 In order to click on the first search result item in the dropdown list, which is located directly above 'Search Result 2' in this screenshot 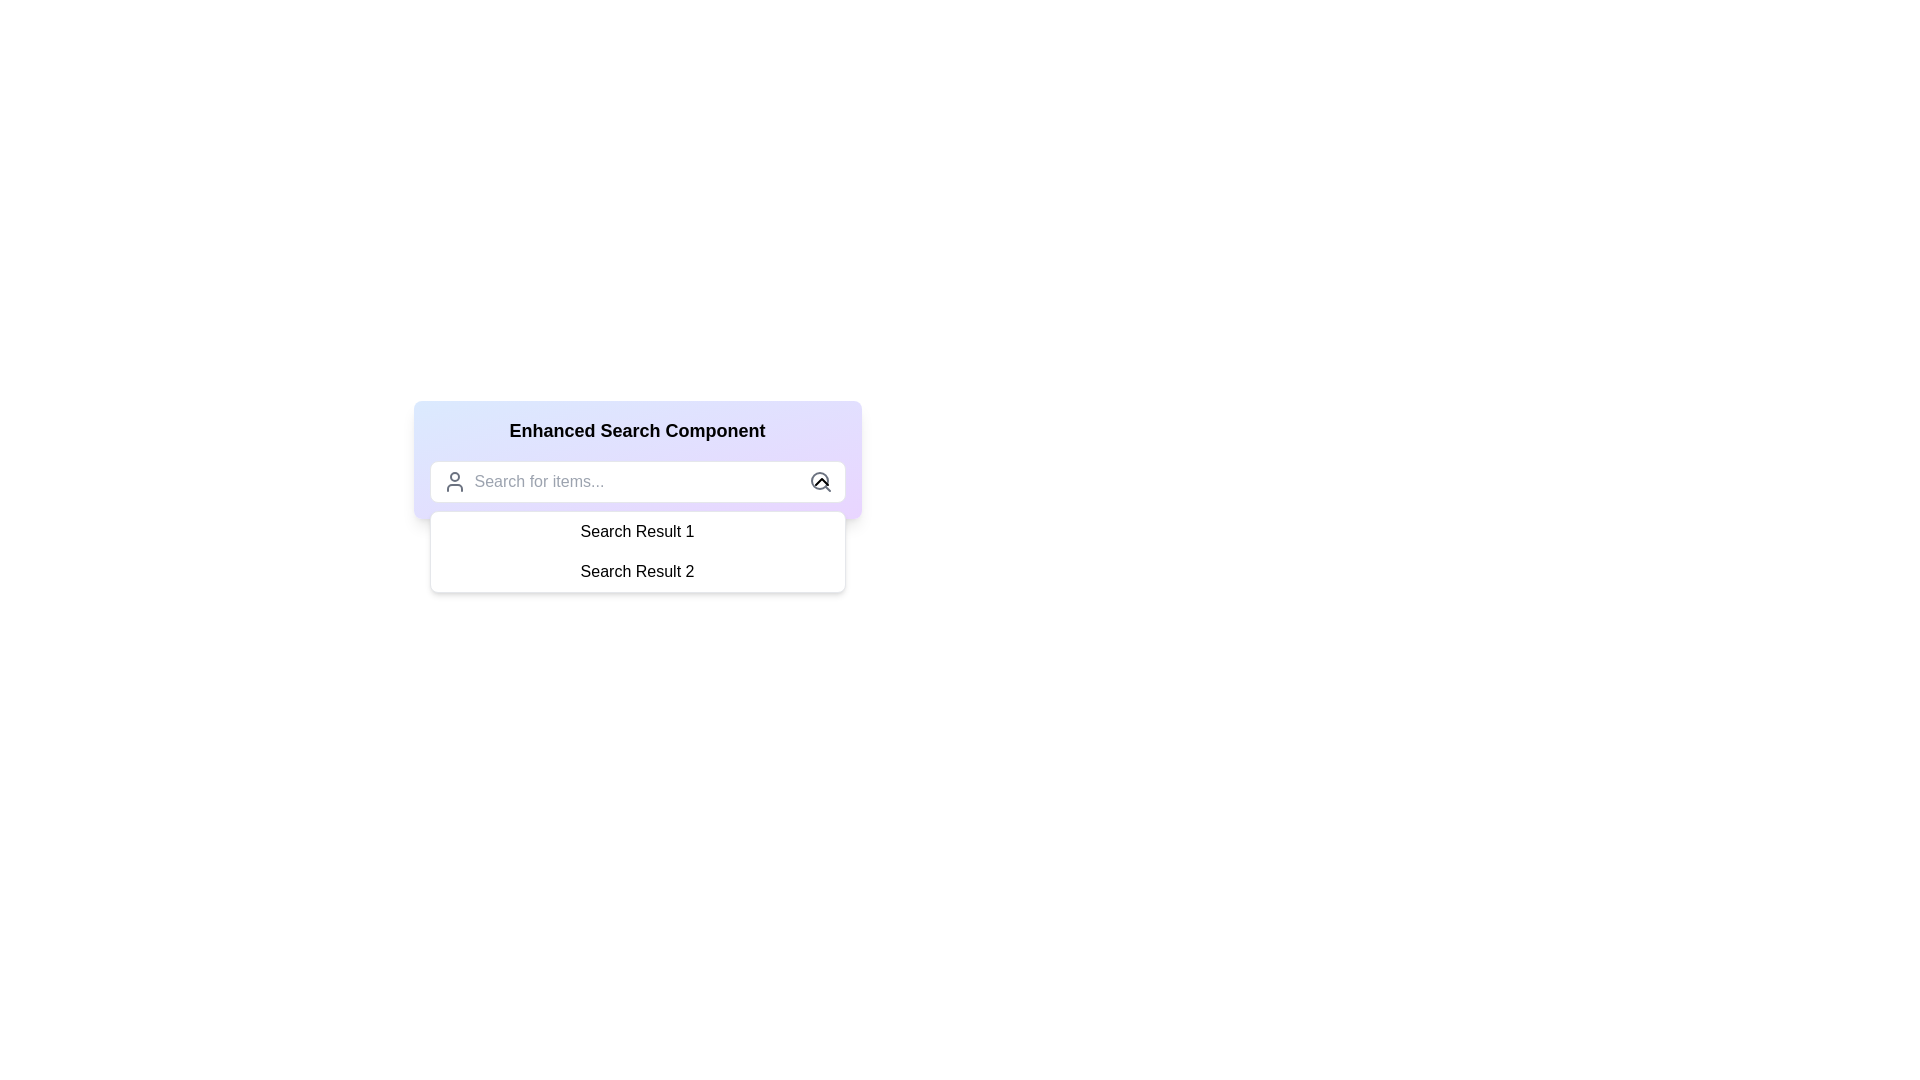, I will do `click(636, 531)`.